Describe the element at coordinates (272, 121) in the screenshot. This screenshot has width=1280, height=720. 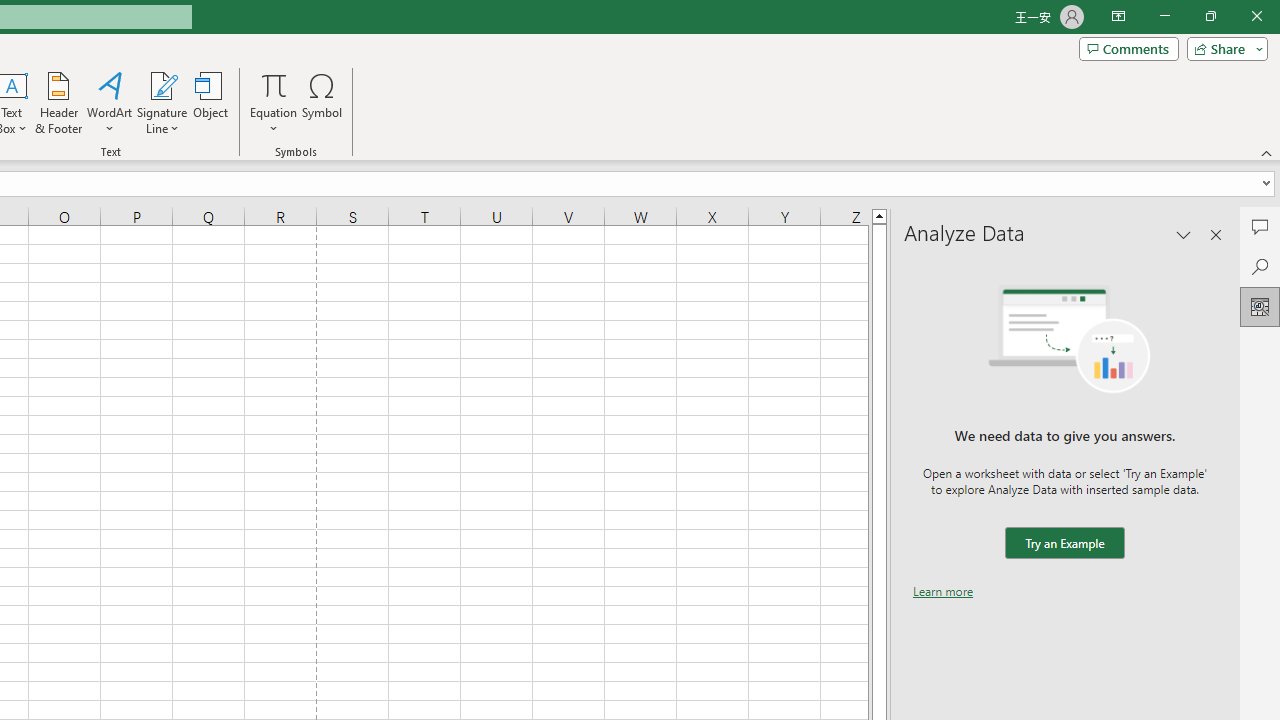
I see `'More Options'` at that location.